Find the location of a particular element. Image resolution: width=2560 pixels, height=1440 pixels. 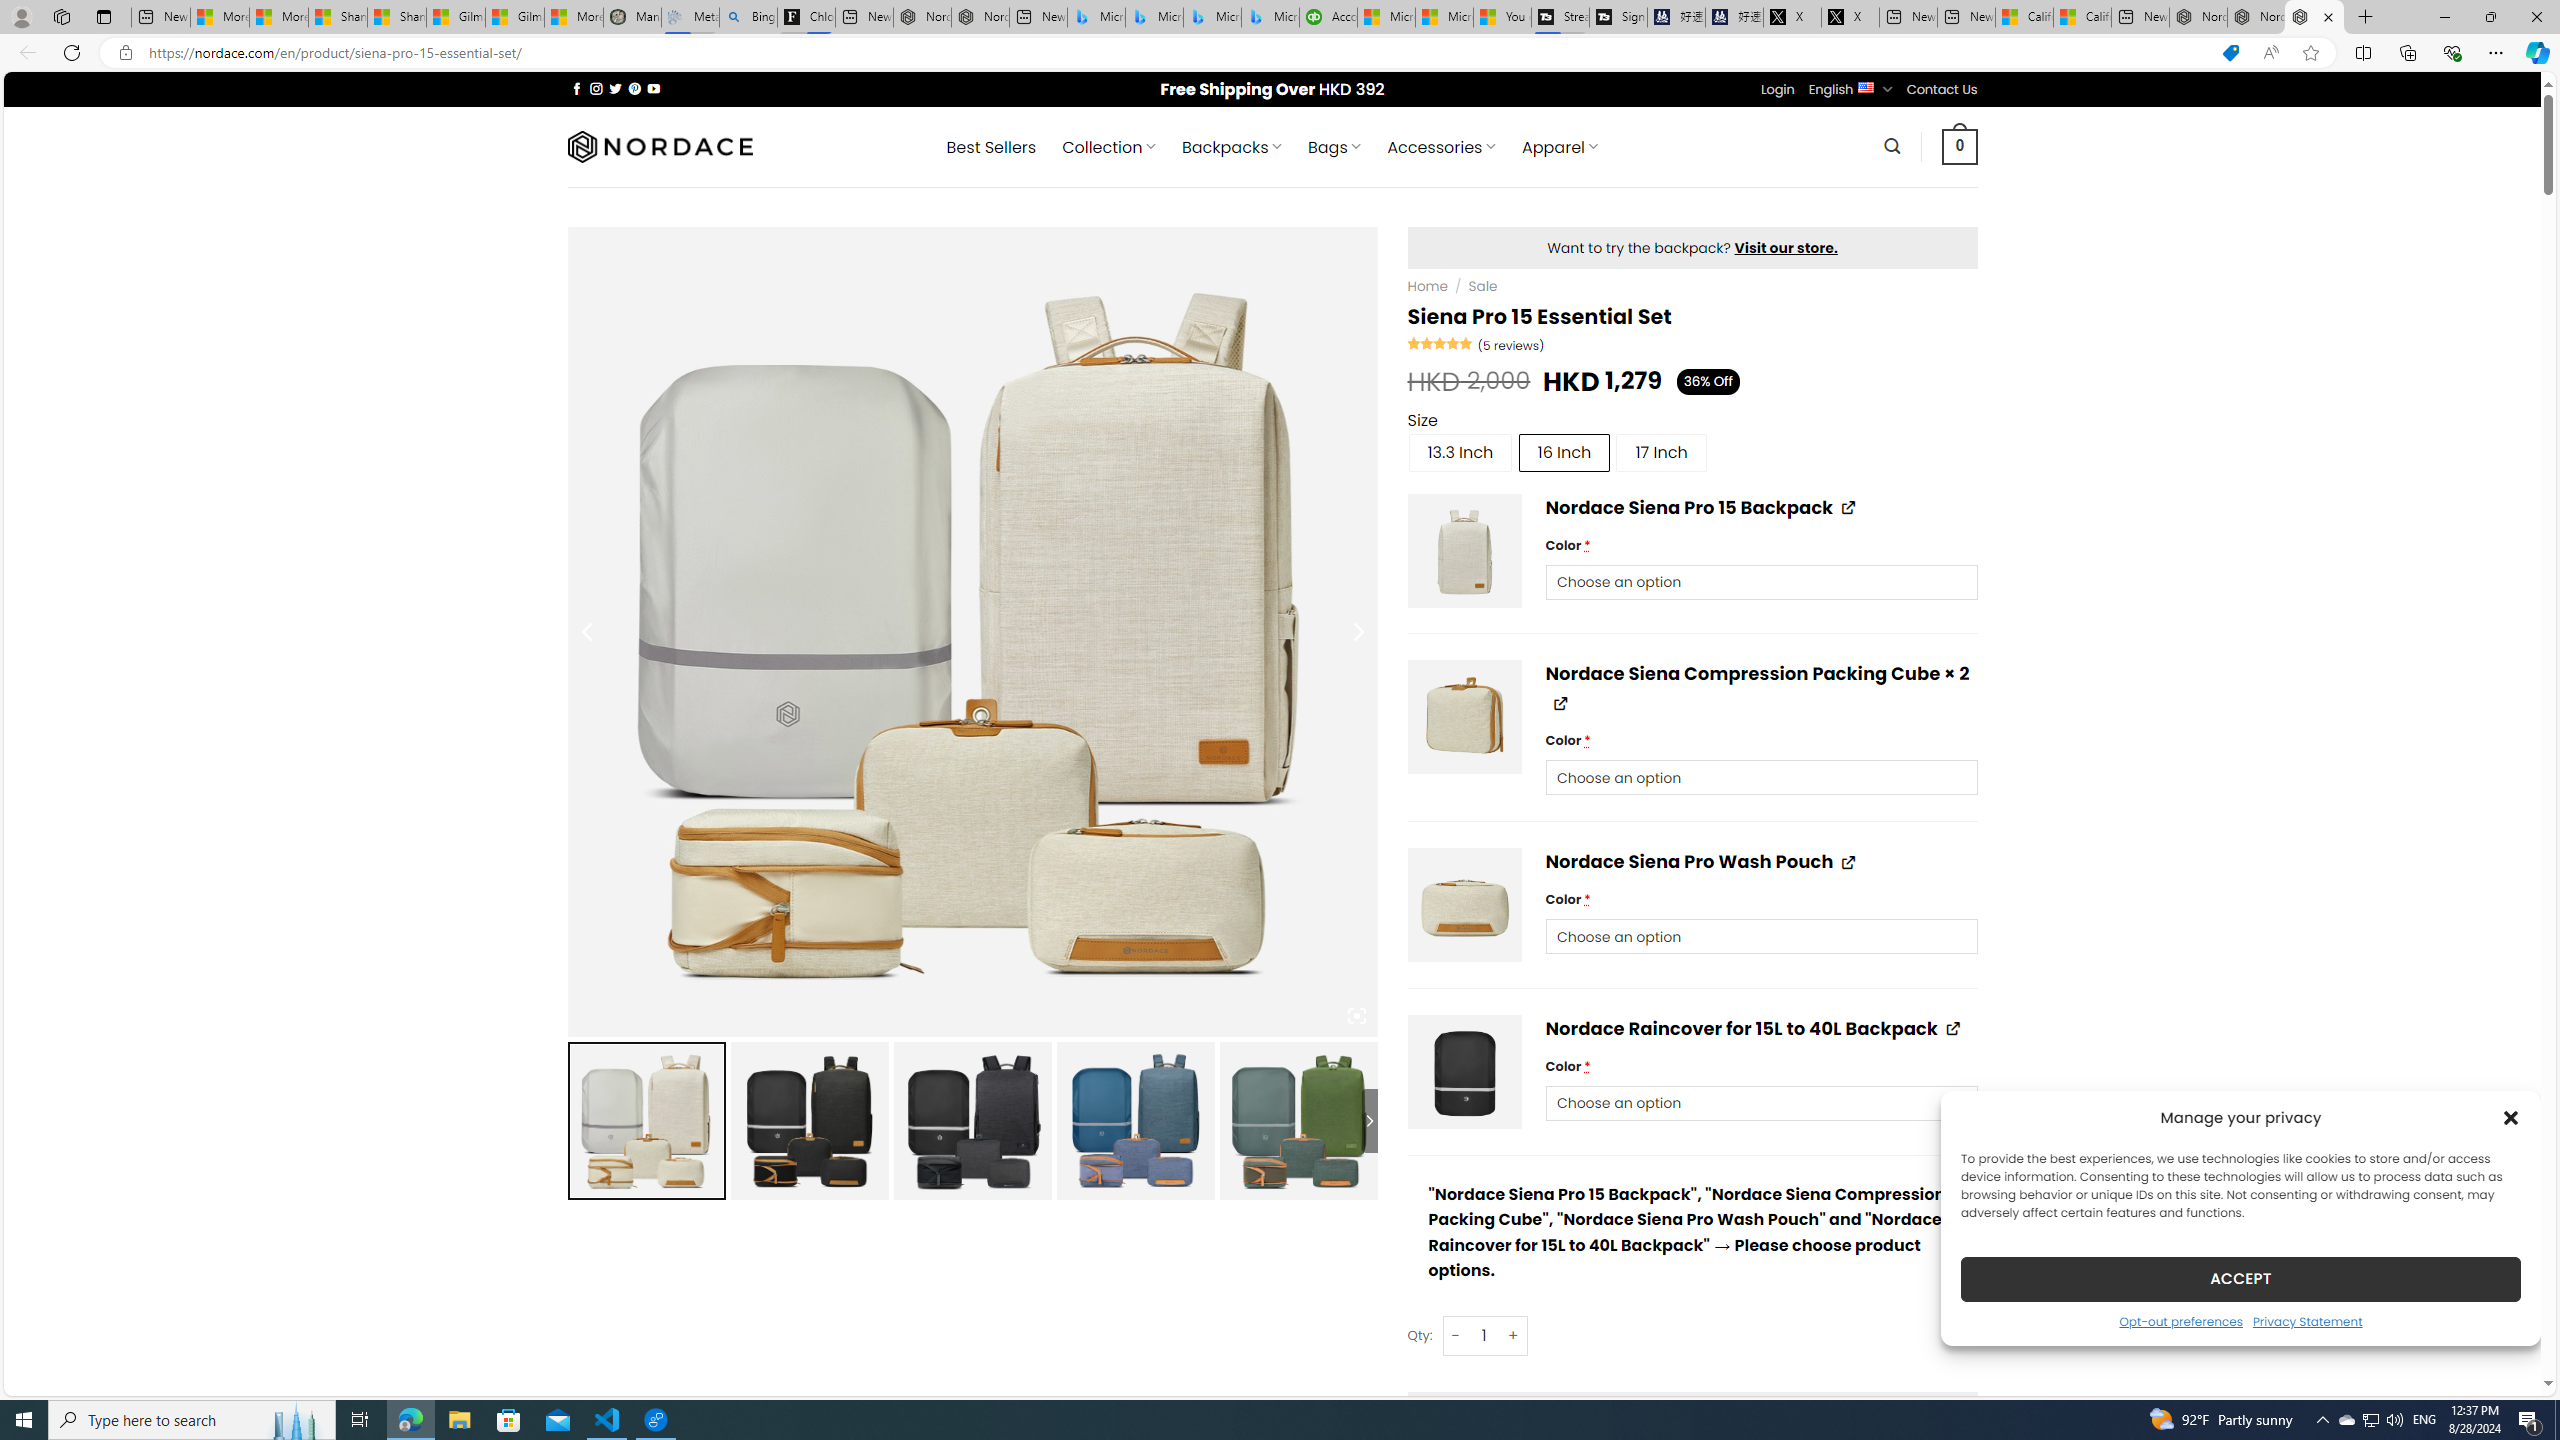

'  0  ' is located at coordinates (1960, 145).